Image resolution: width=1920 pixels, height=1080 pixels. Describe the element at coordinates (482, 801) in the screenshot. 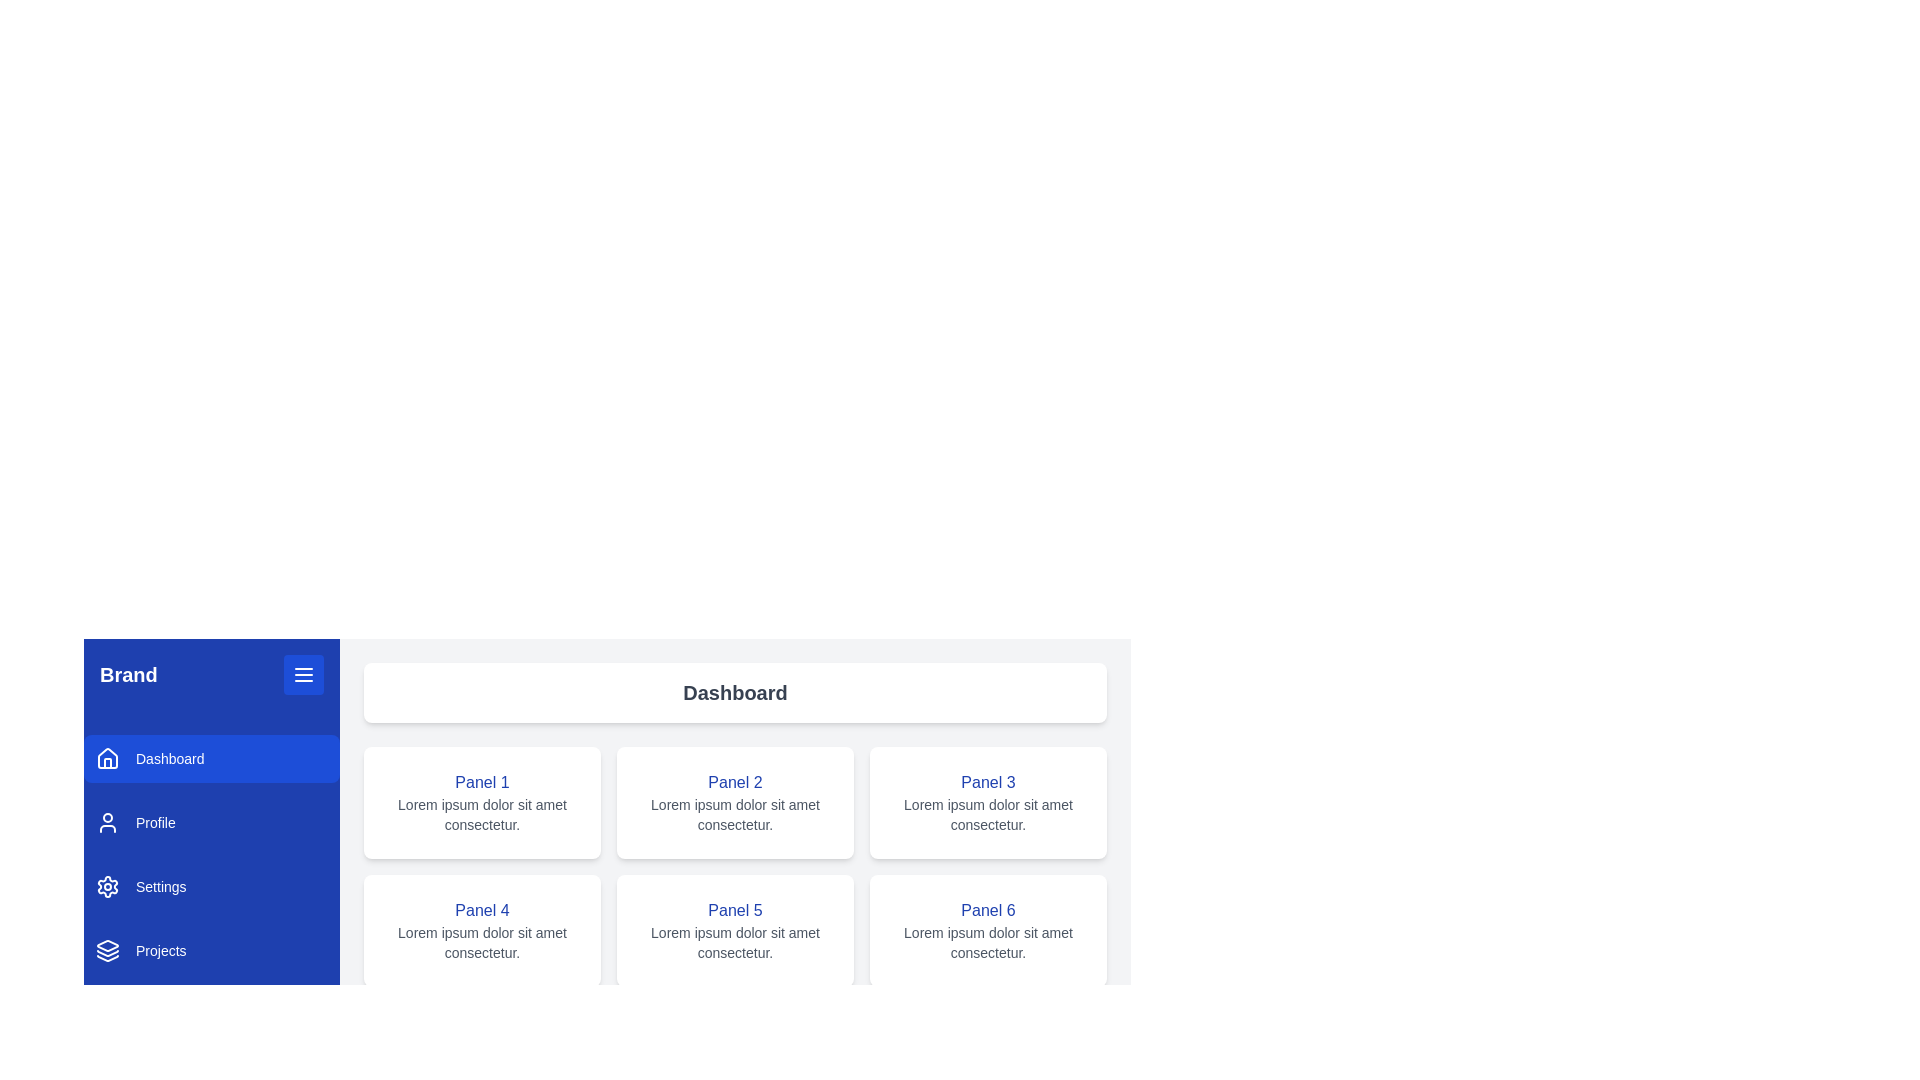

I see `the Informational Card located in the first row and first column of the grid` at that location.